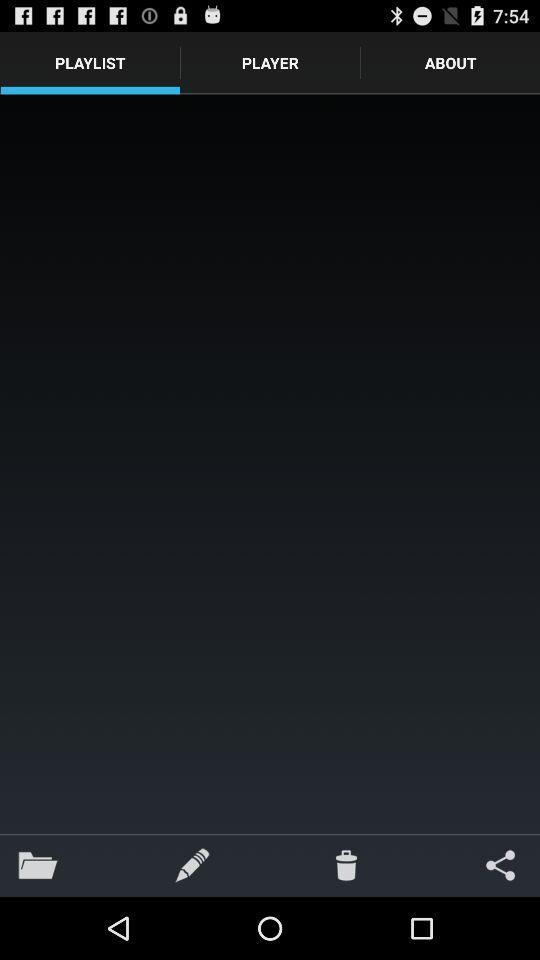 The image size is (540, 960). Describe the element at coordinates (270, 464) in the screenshot. I see `the icon below playlist` at that location.